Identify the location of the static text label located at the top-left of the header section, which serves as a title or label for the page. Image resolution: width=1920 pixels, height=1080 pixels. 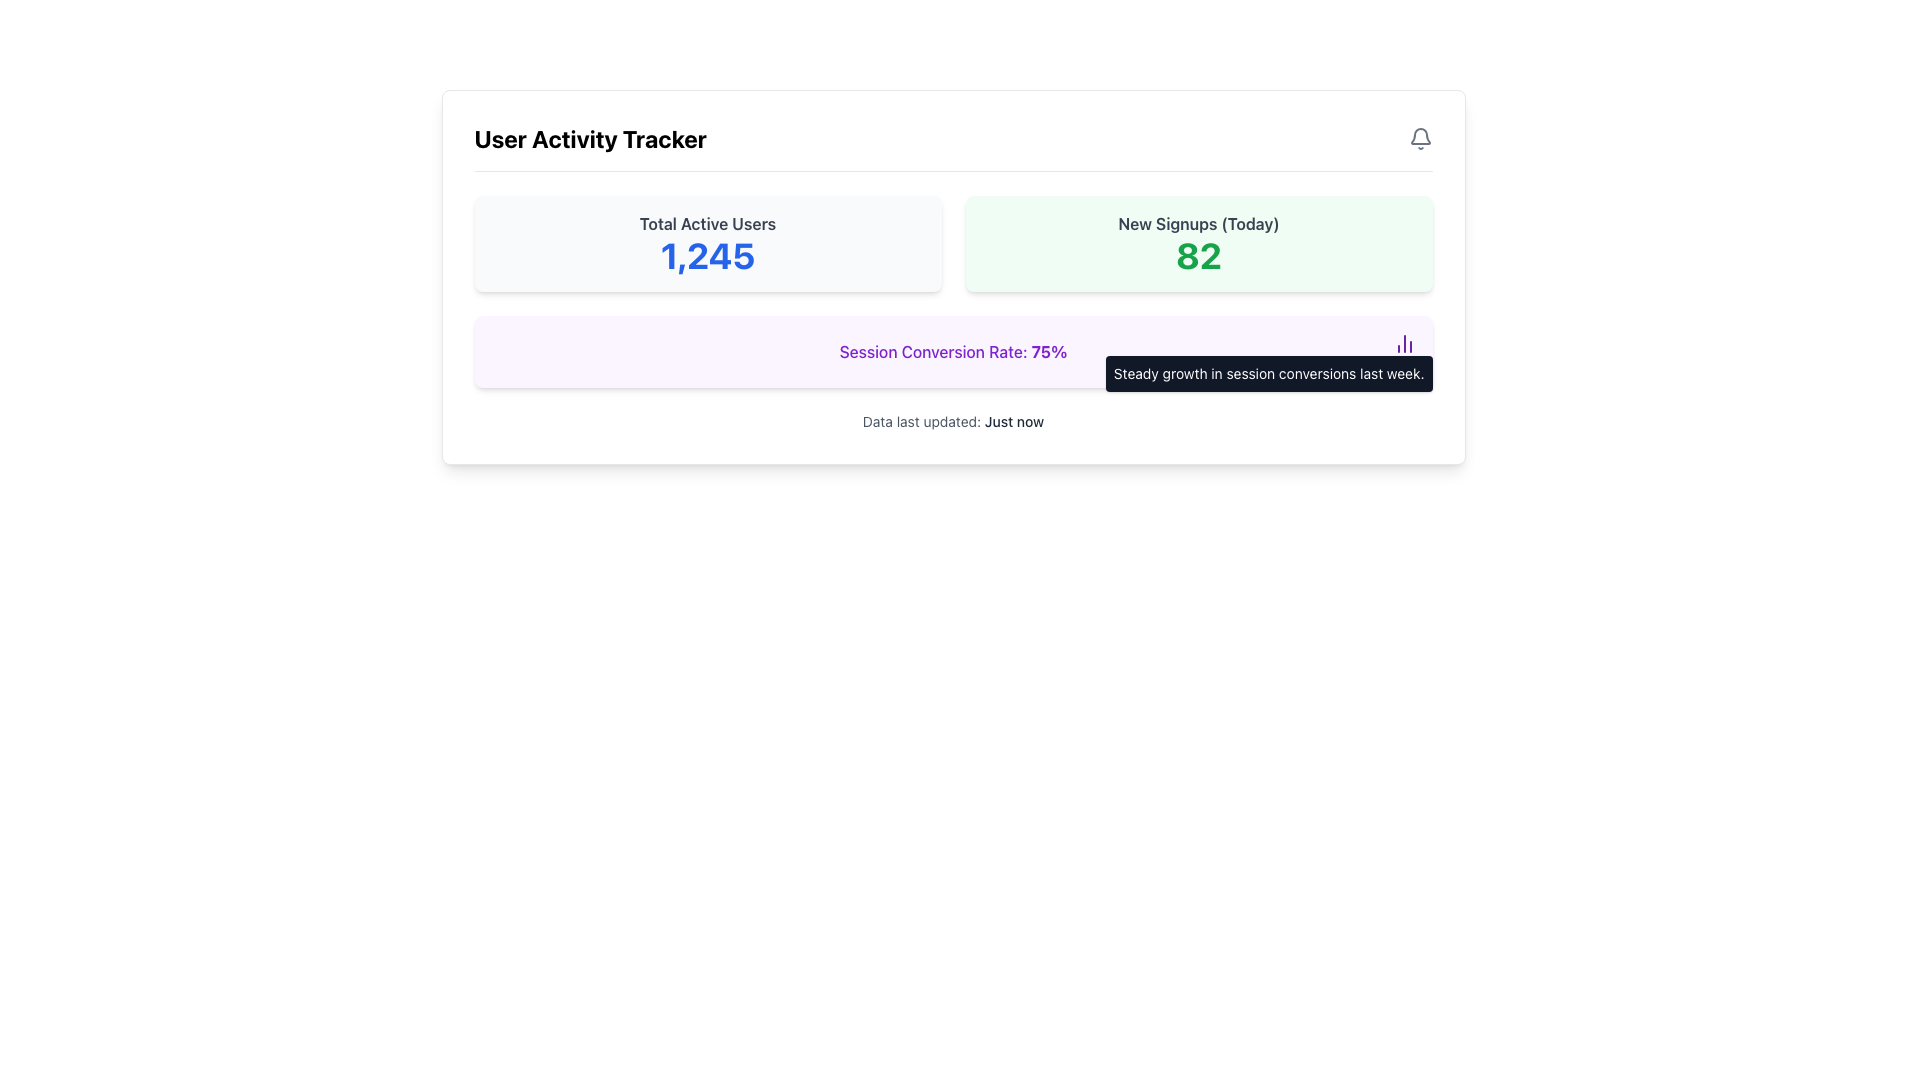
(589, 137).